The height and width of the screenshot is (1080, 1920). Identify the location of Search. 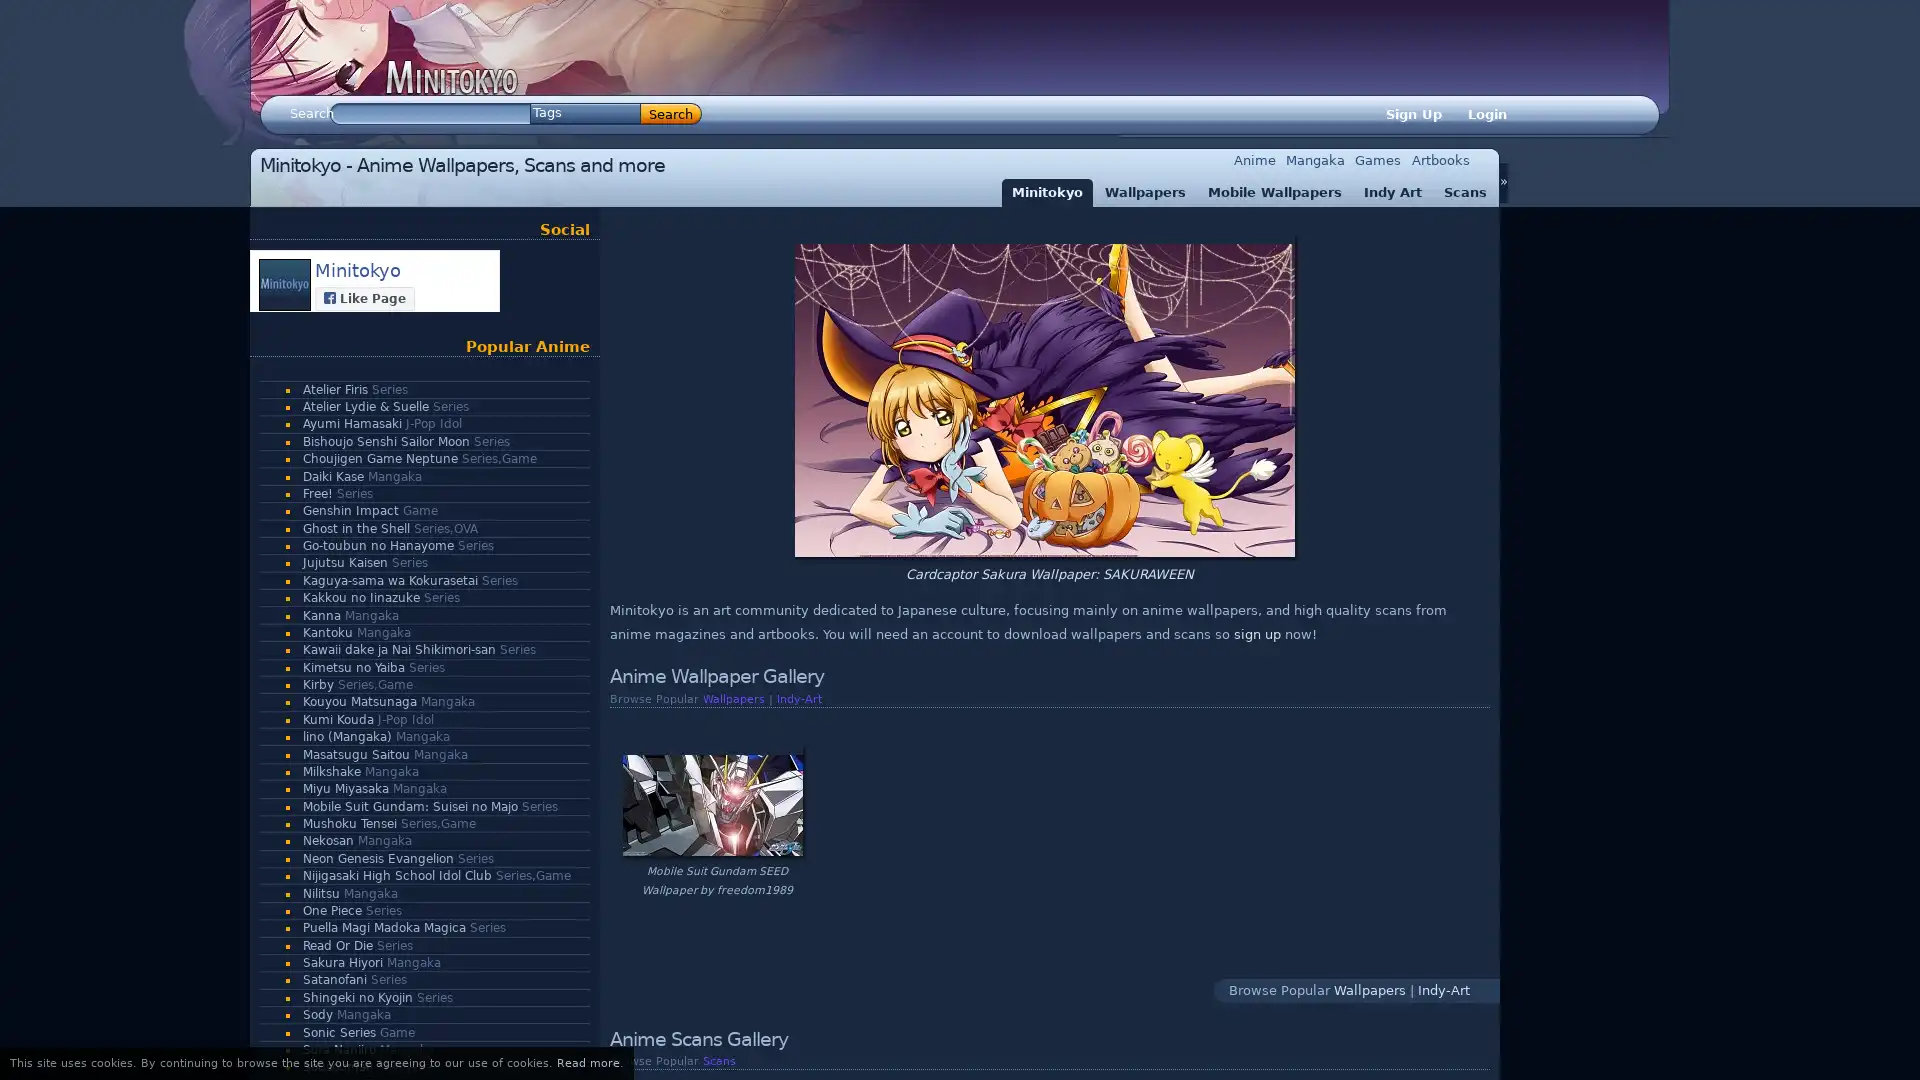
(671, 114).